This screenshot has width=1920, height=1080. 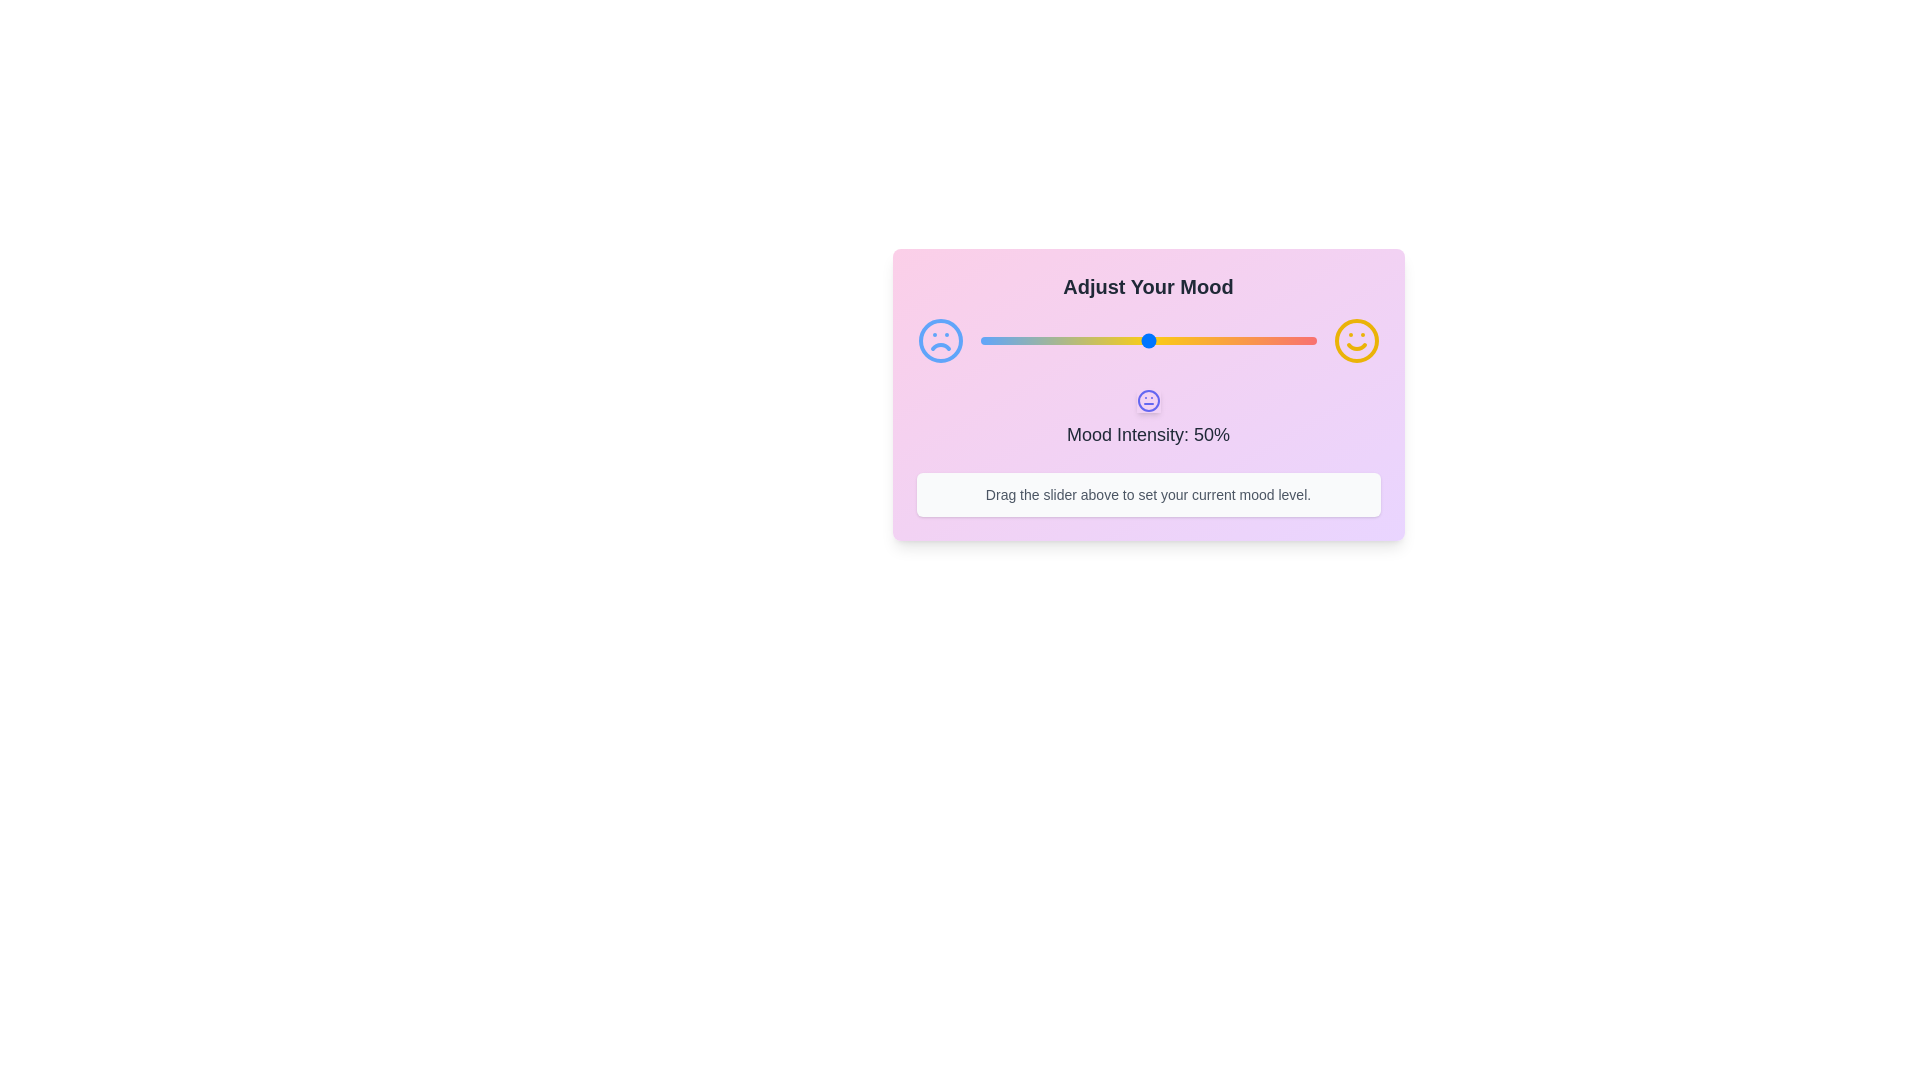 I want to click on the mood slider to 25%, so click(x=1063, y=339).